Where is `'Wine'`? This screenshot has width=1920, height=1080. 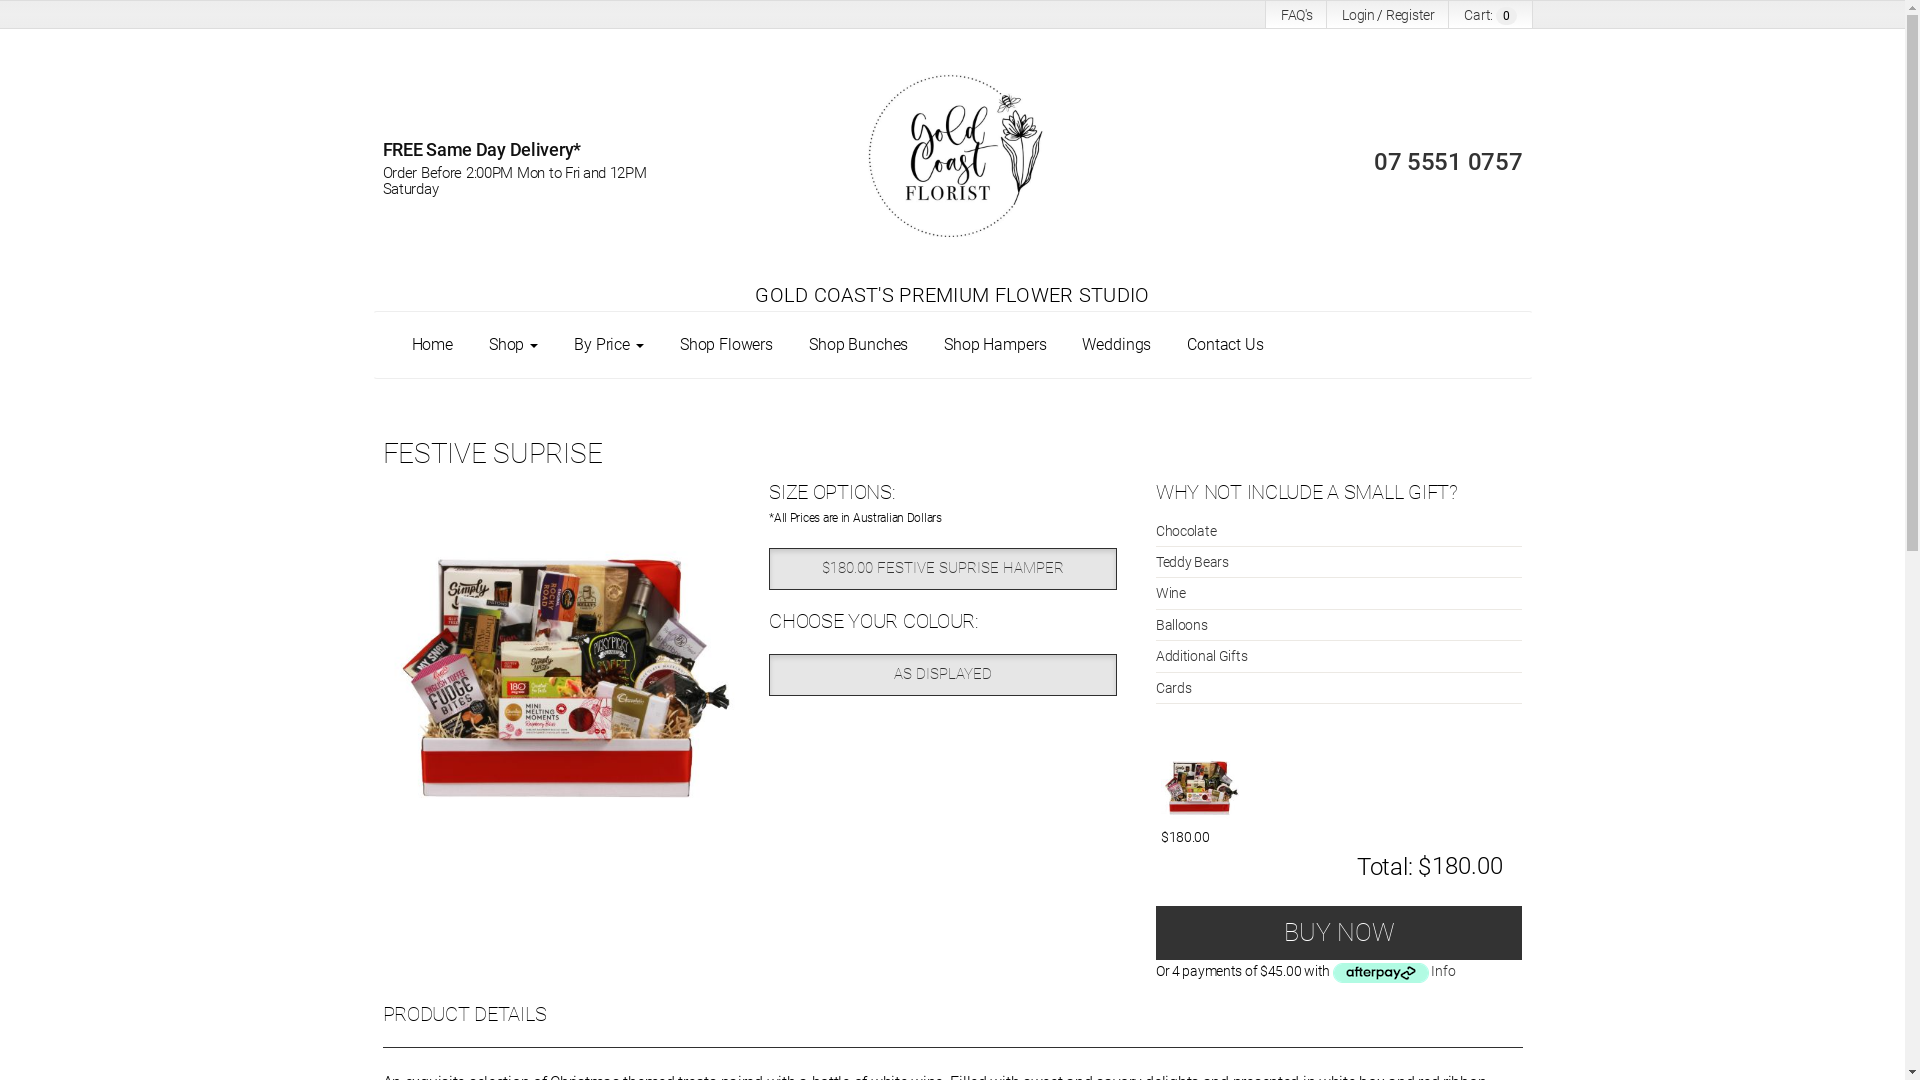 'Wine' is located at coordinates (1339, 592).